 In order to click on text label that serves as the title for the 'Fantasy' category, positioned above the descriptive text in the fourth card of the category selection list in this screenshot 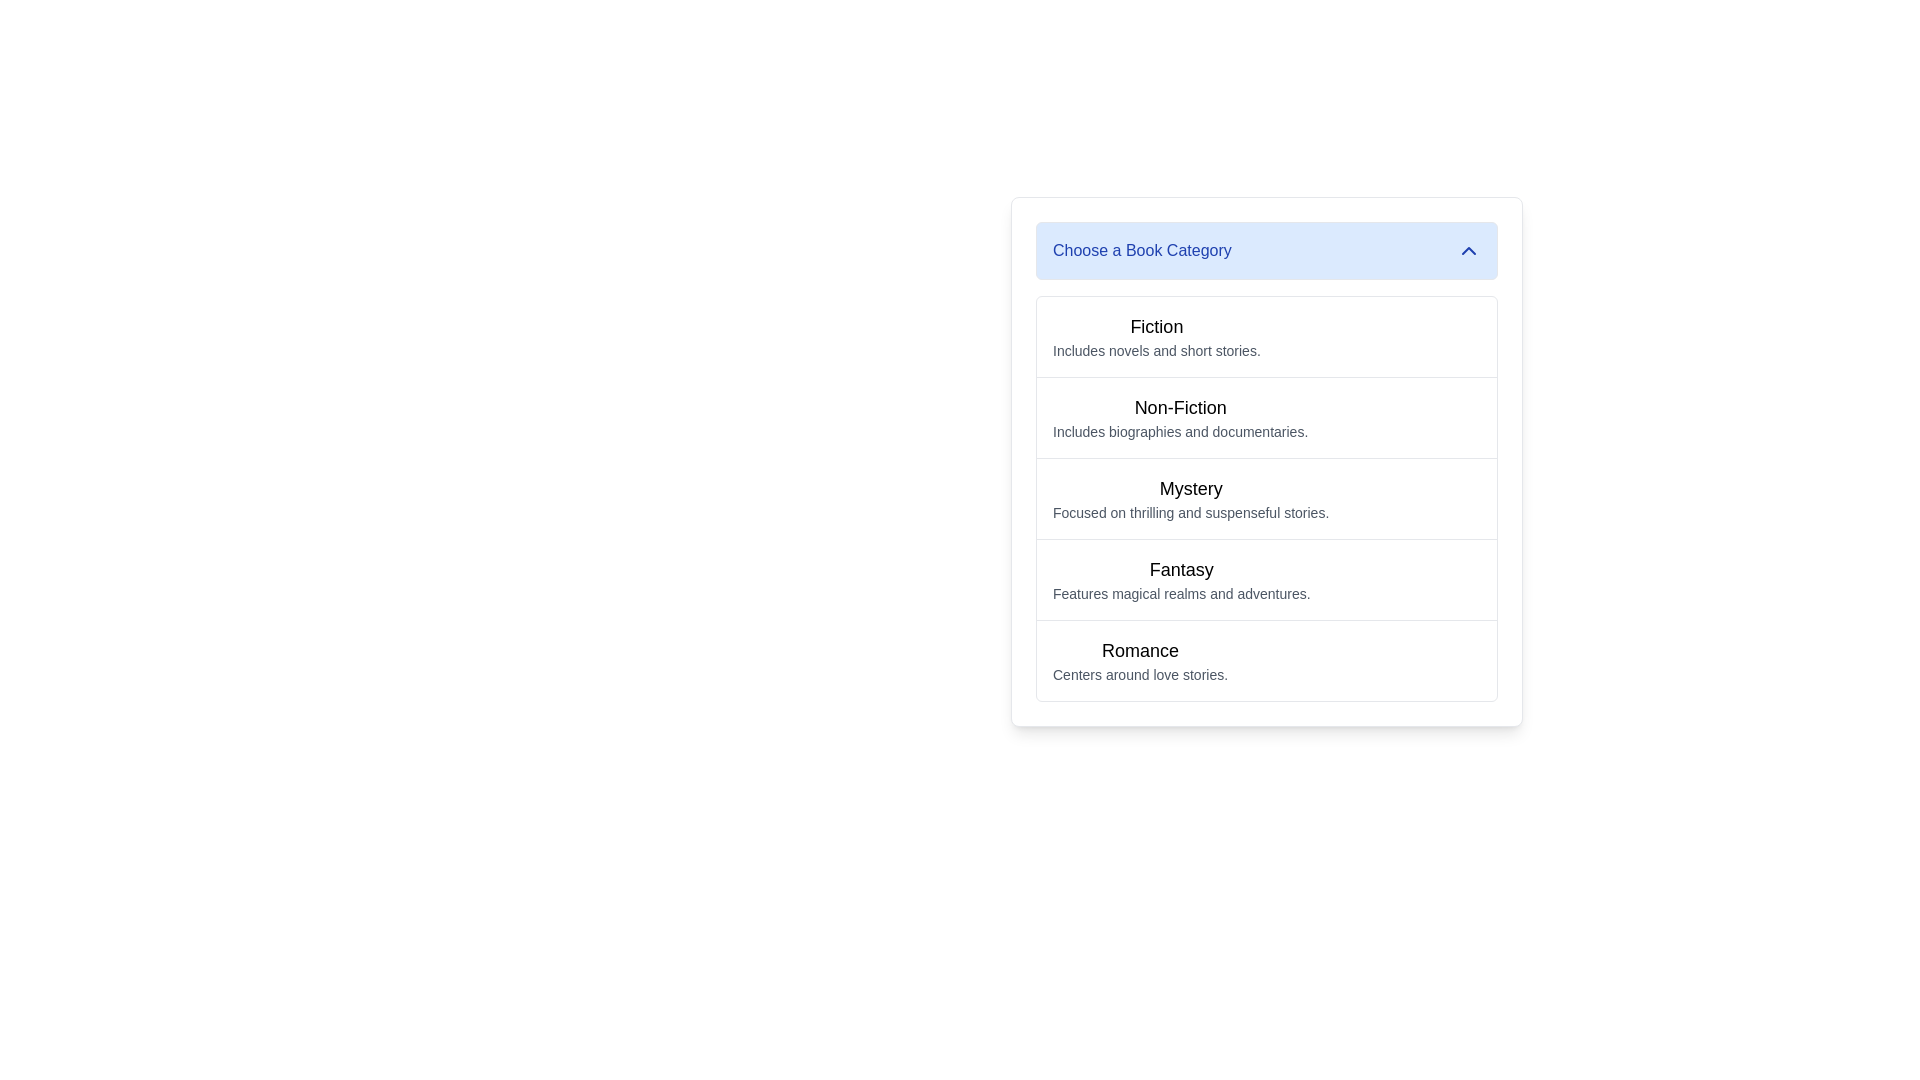, I will do `click(1181, 570)`.